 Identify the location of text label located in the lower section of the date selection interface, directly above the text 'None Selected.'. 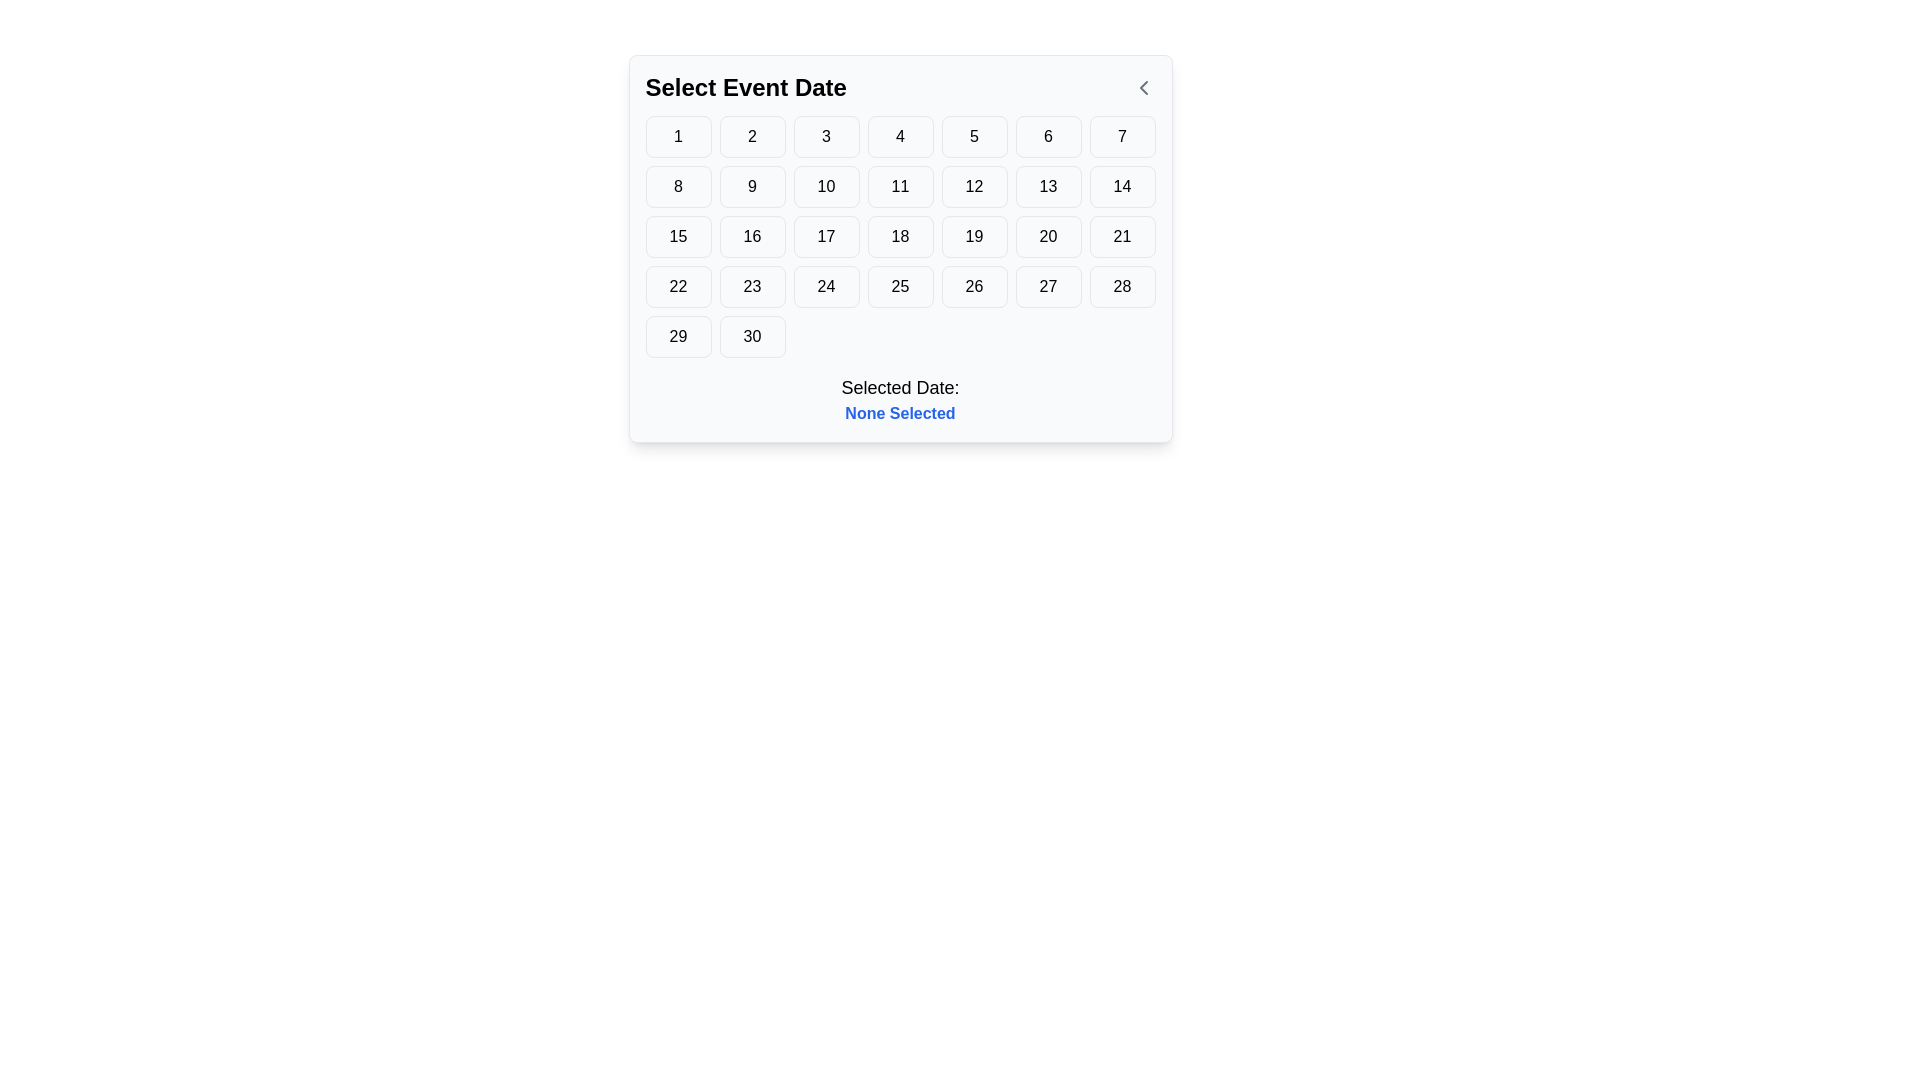
(899, 388).